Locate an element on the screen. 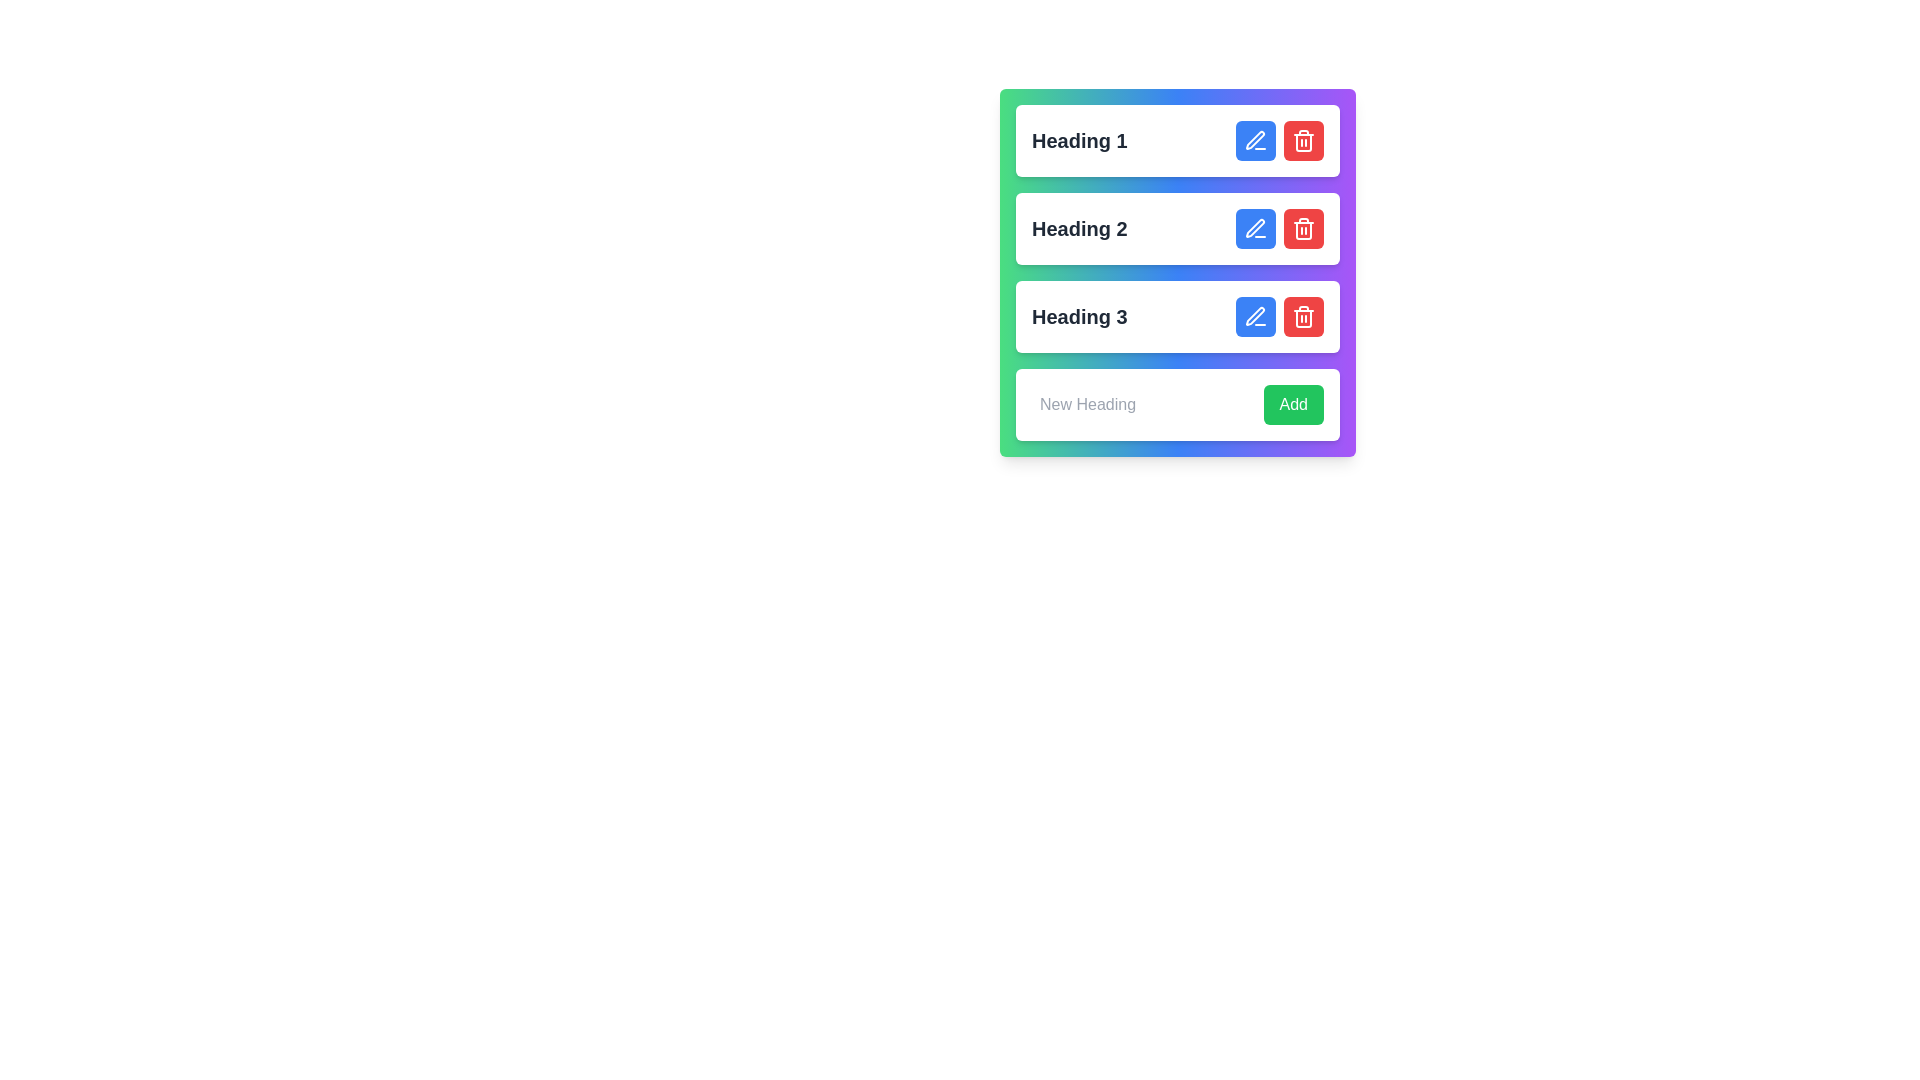  the edit icon button located in the first row next to 'Heading 1' to initiate editing is located at coordinates (1255, 140).